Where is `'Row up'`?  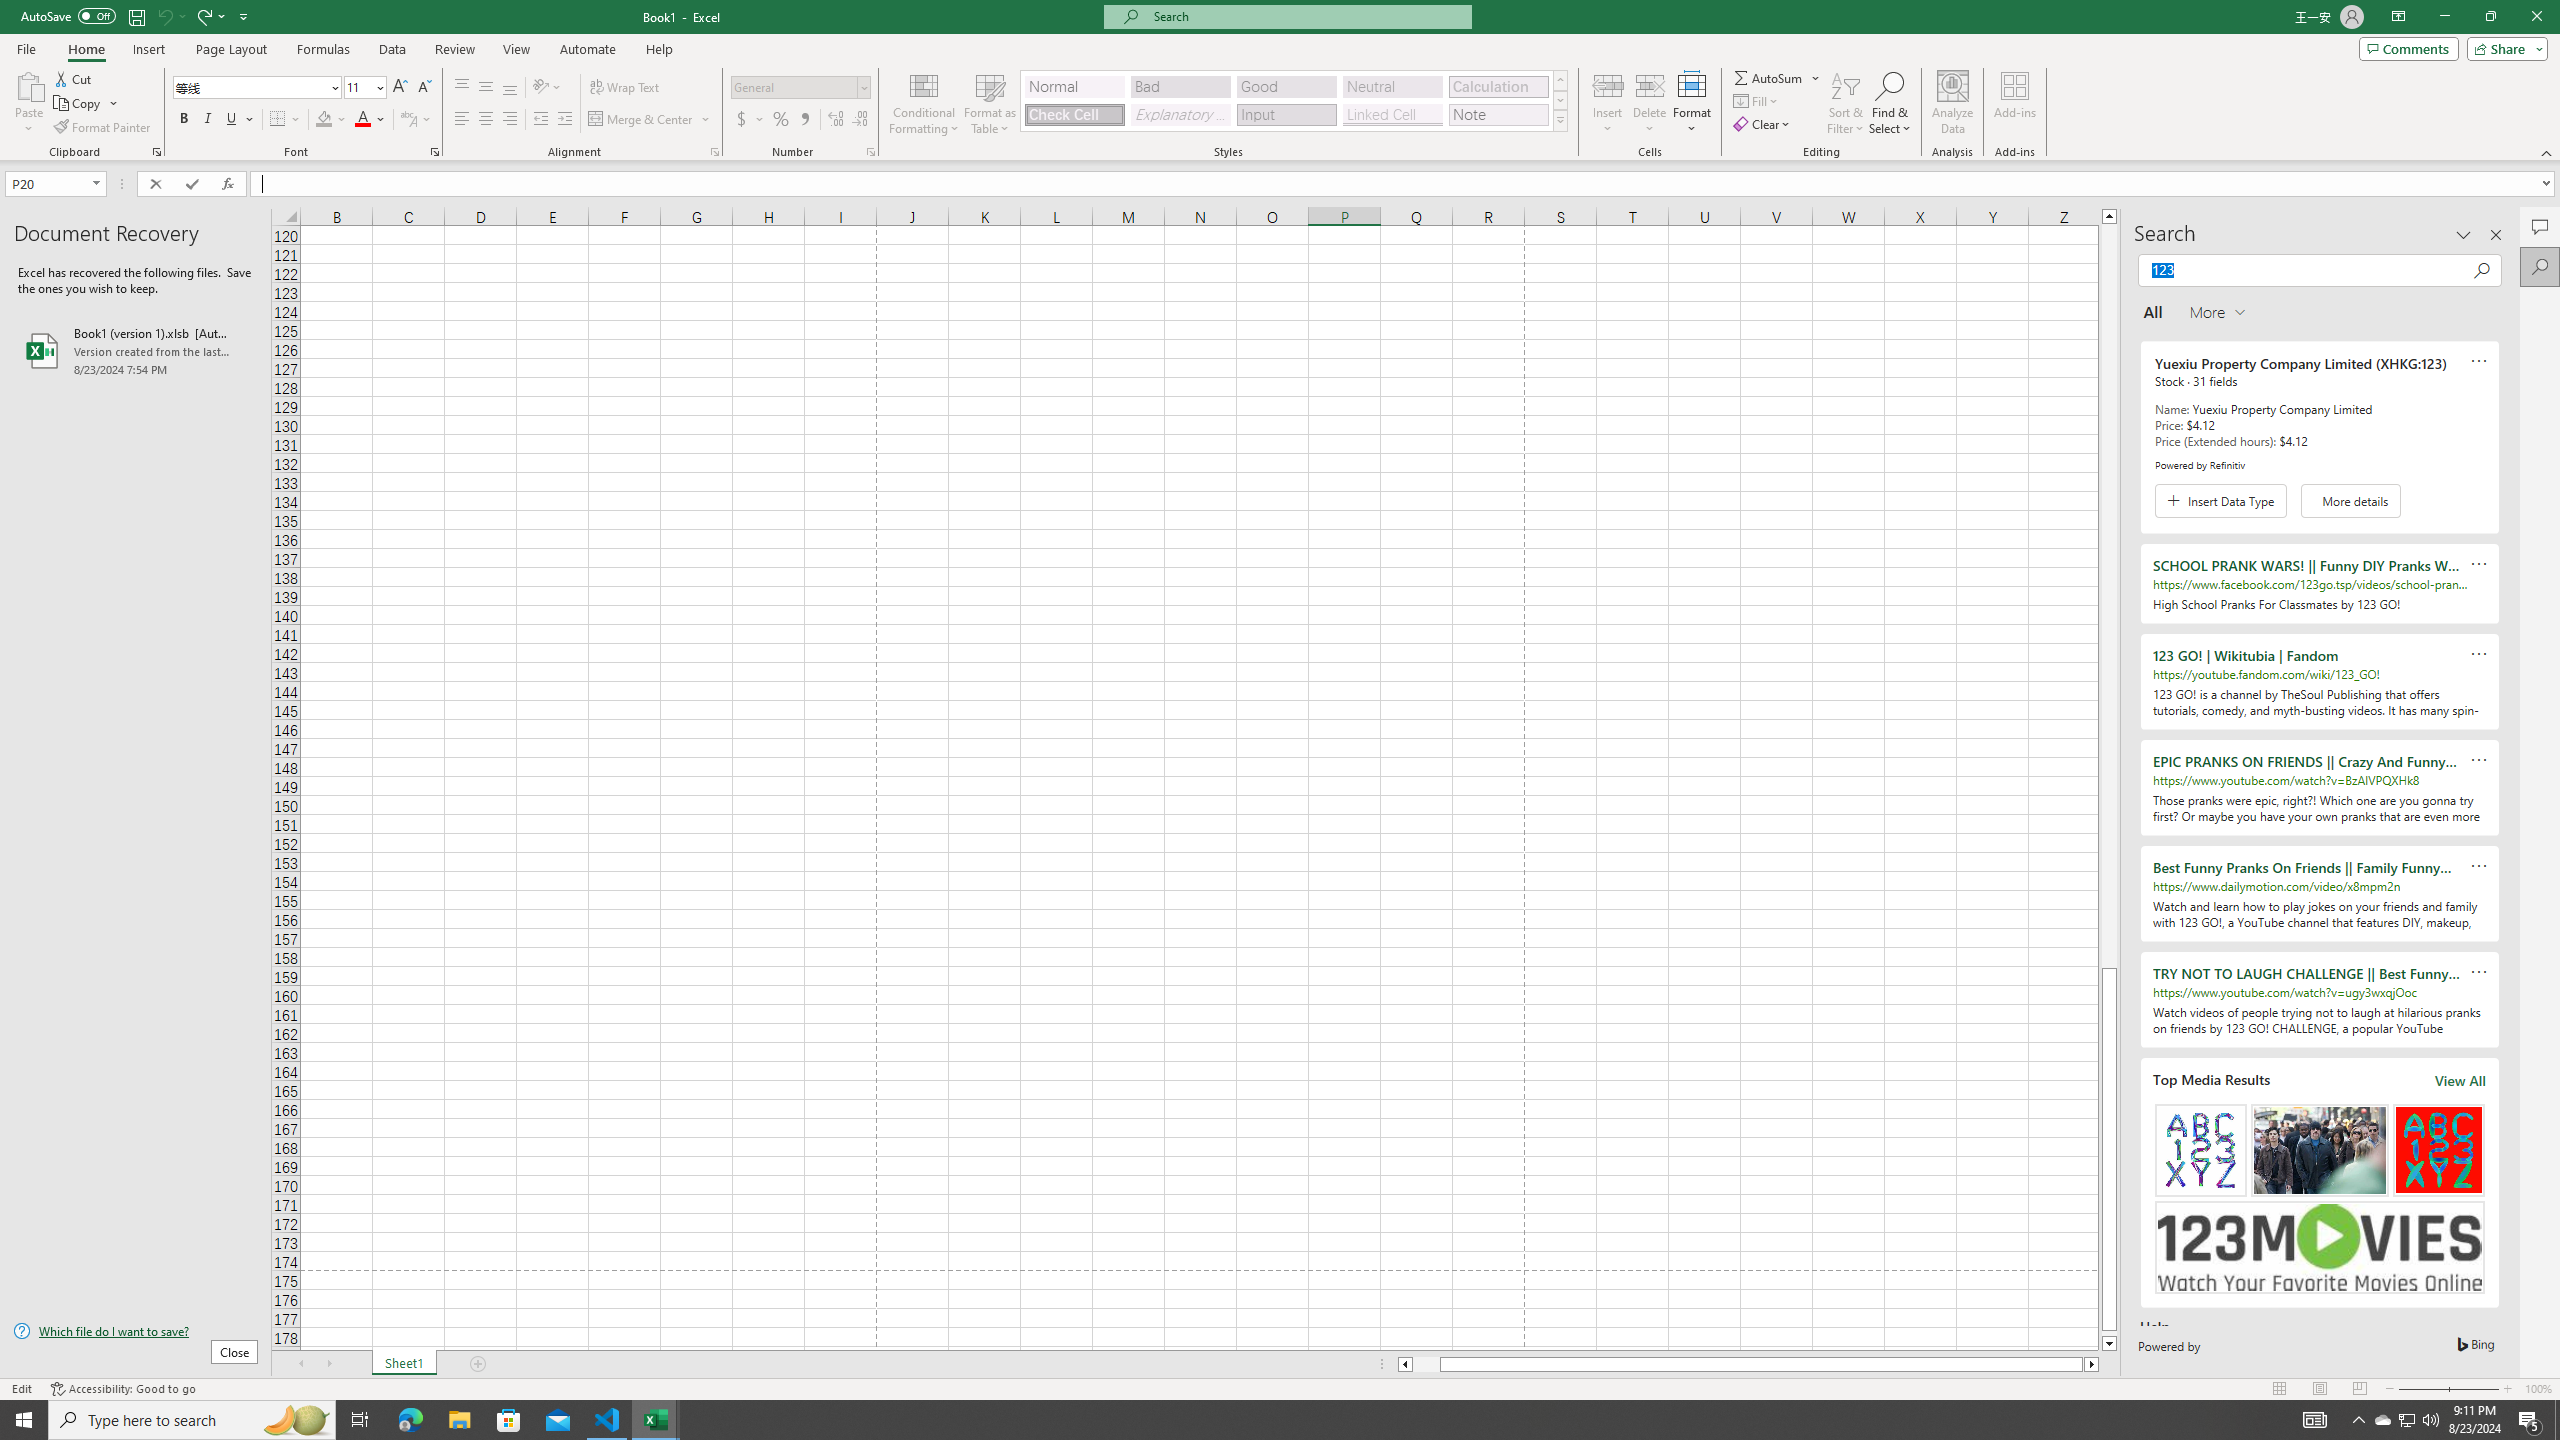
'Row up' is located at coordinates (1560, 80).